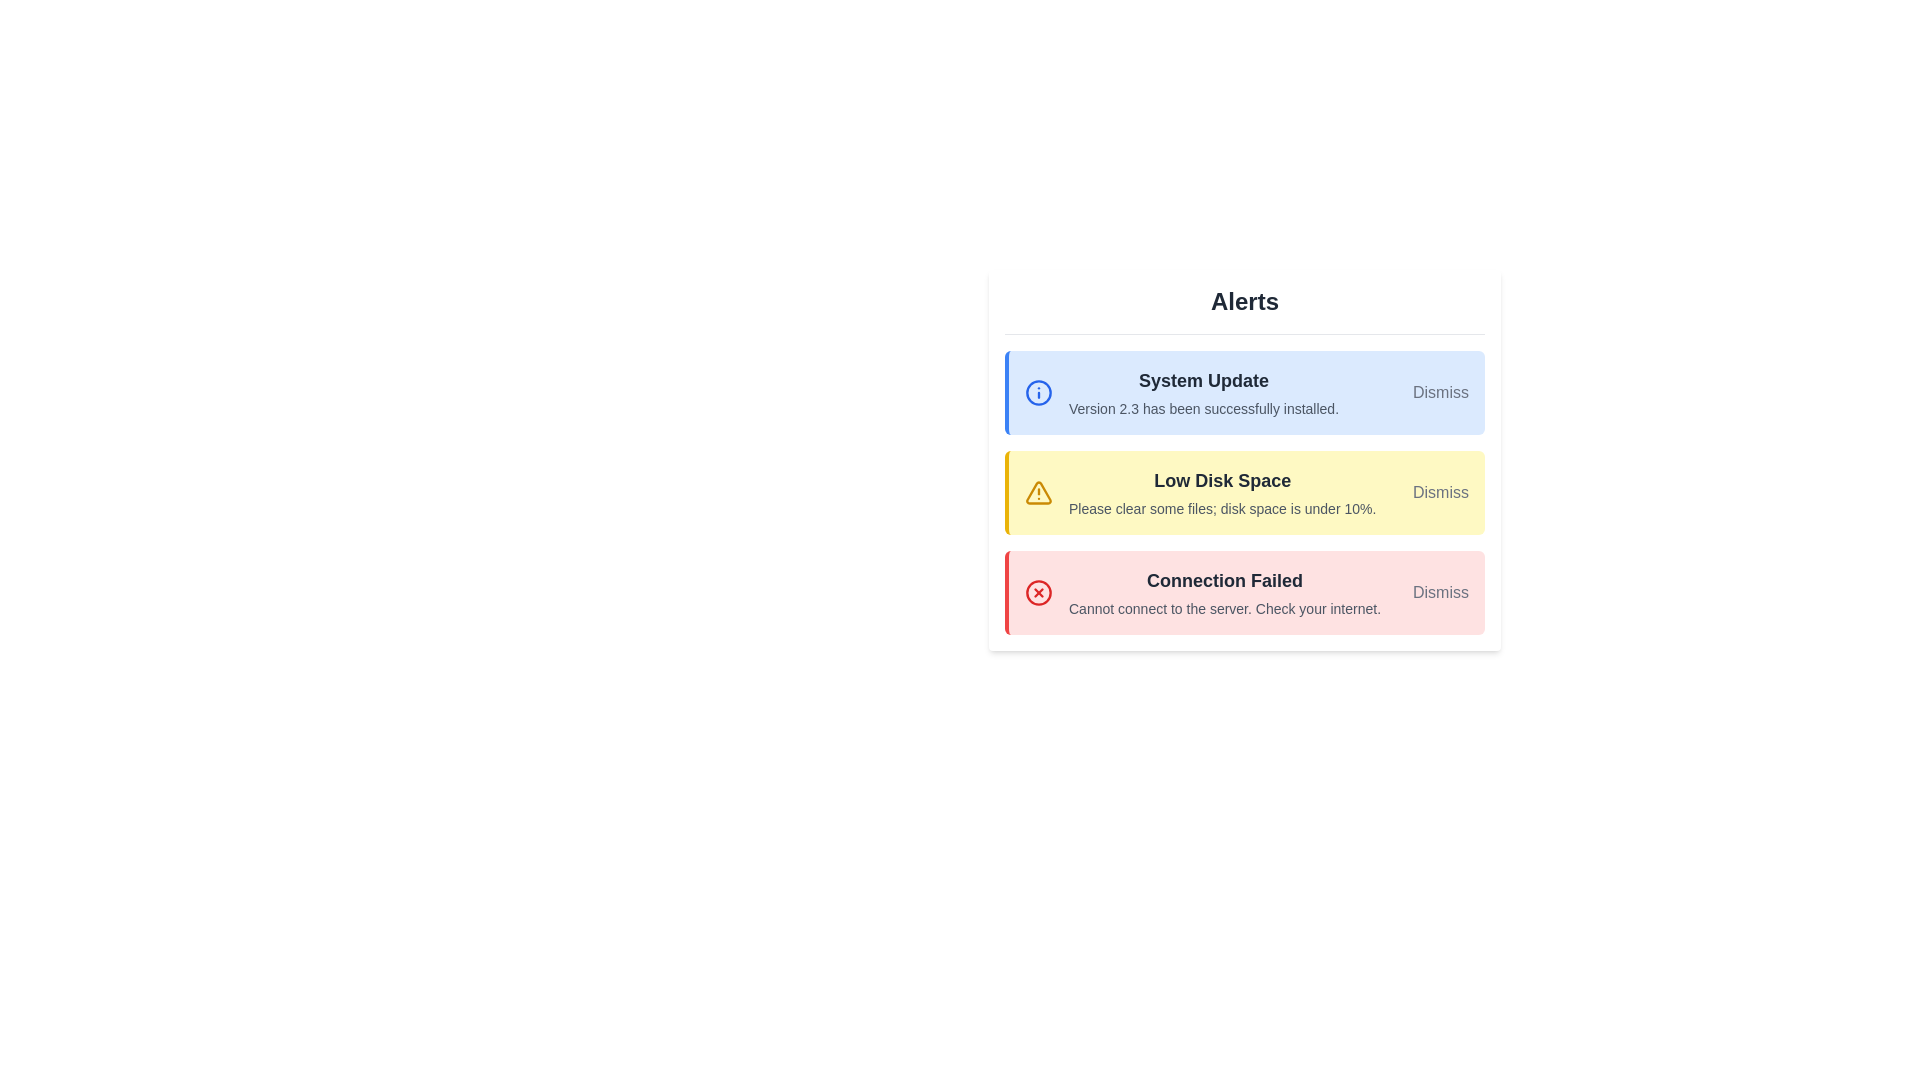 The image size is (1920, 1080). What do you see at coordinates (1243, 592) in the screenshot?
I see `information text from the notification component about the failed connection issue, which includes a dismissible button` at bounding box center [1243, 592].